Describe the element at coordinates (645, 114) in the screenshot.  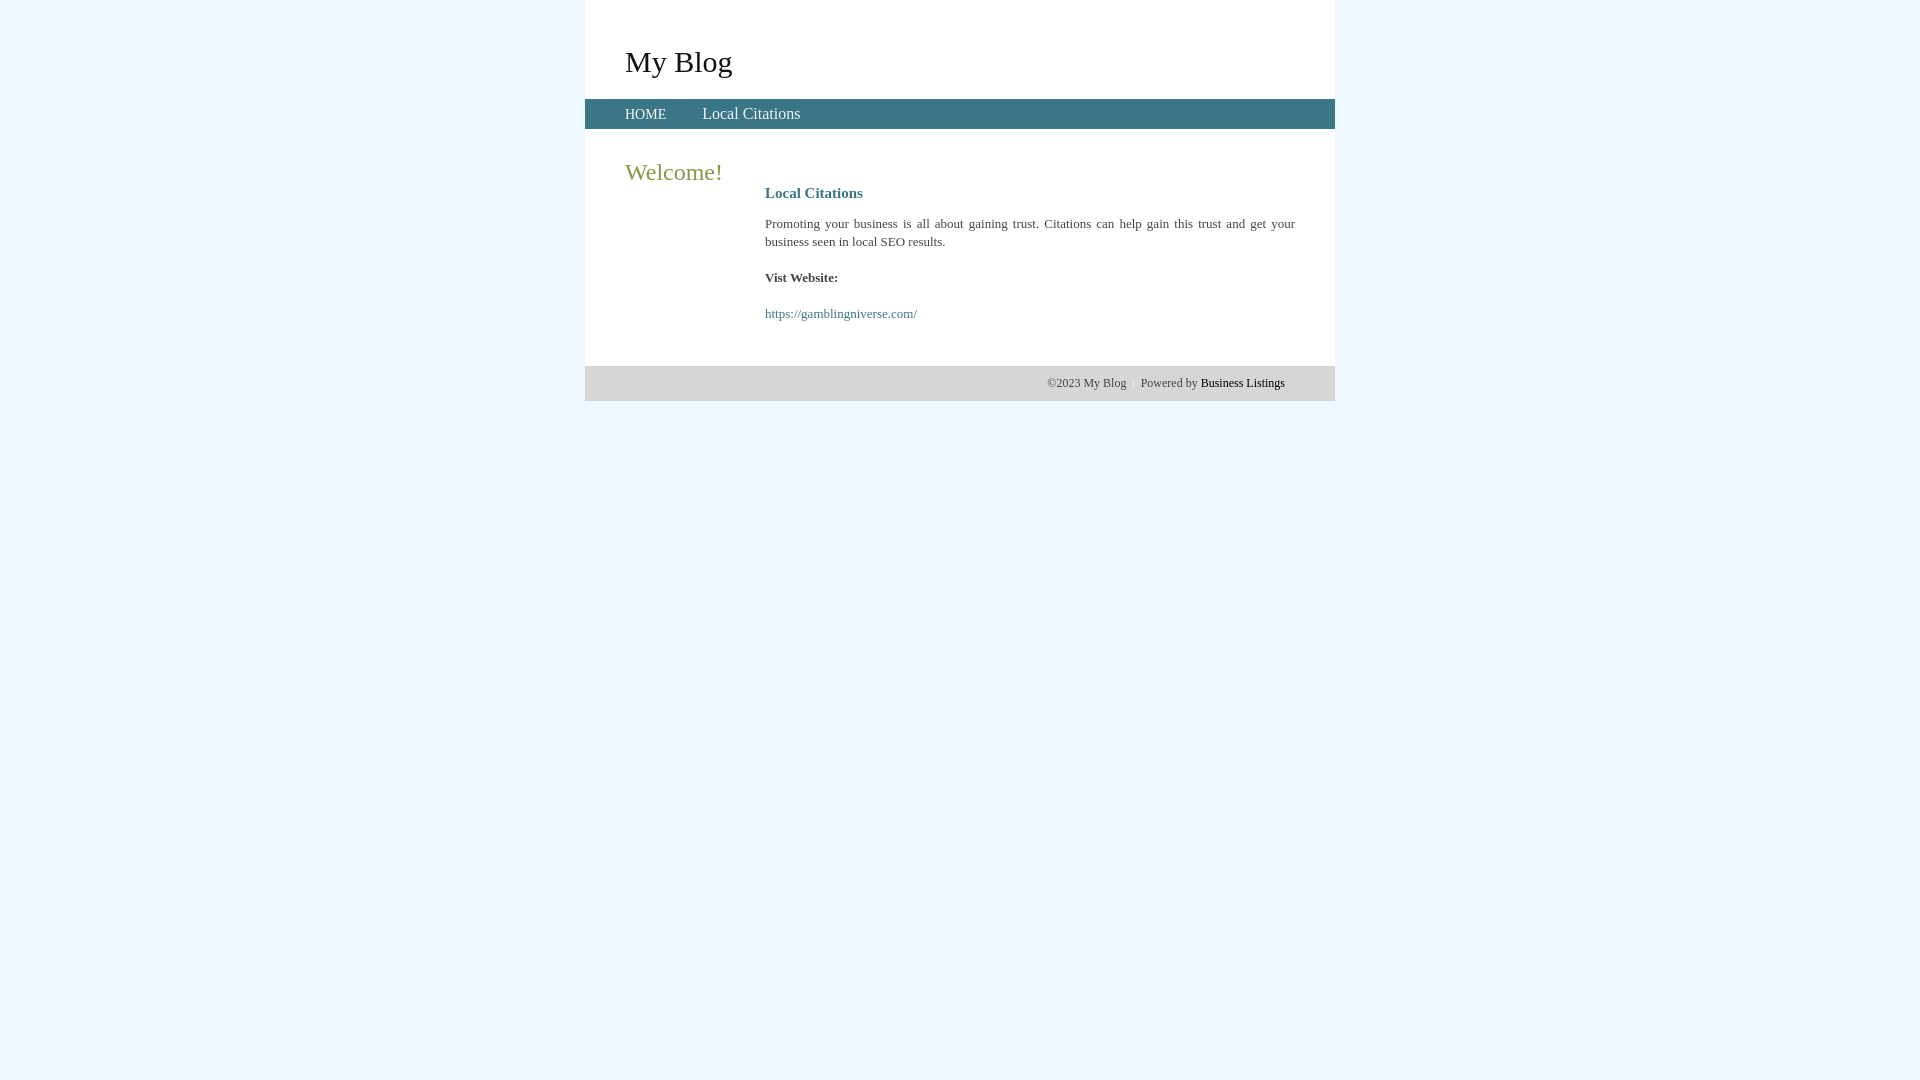
I see `'HOME'` at that location.